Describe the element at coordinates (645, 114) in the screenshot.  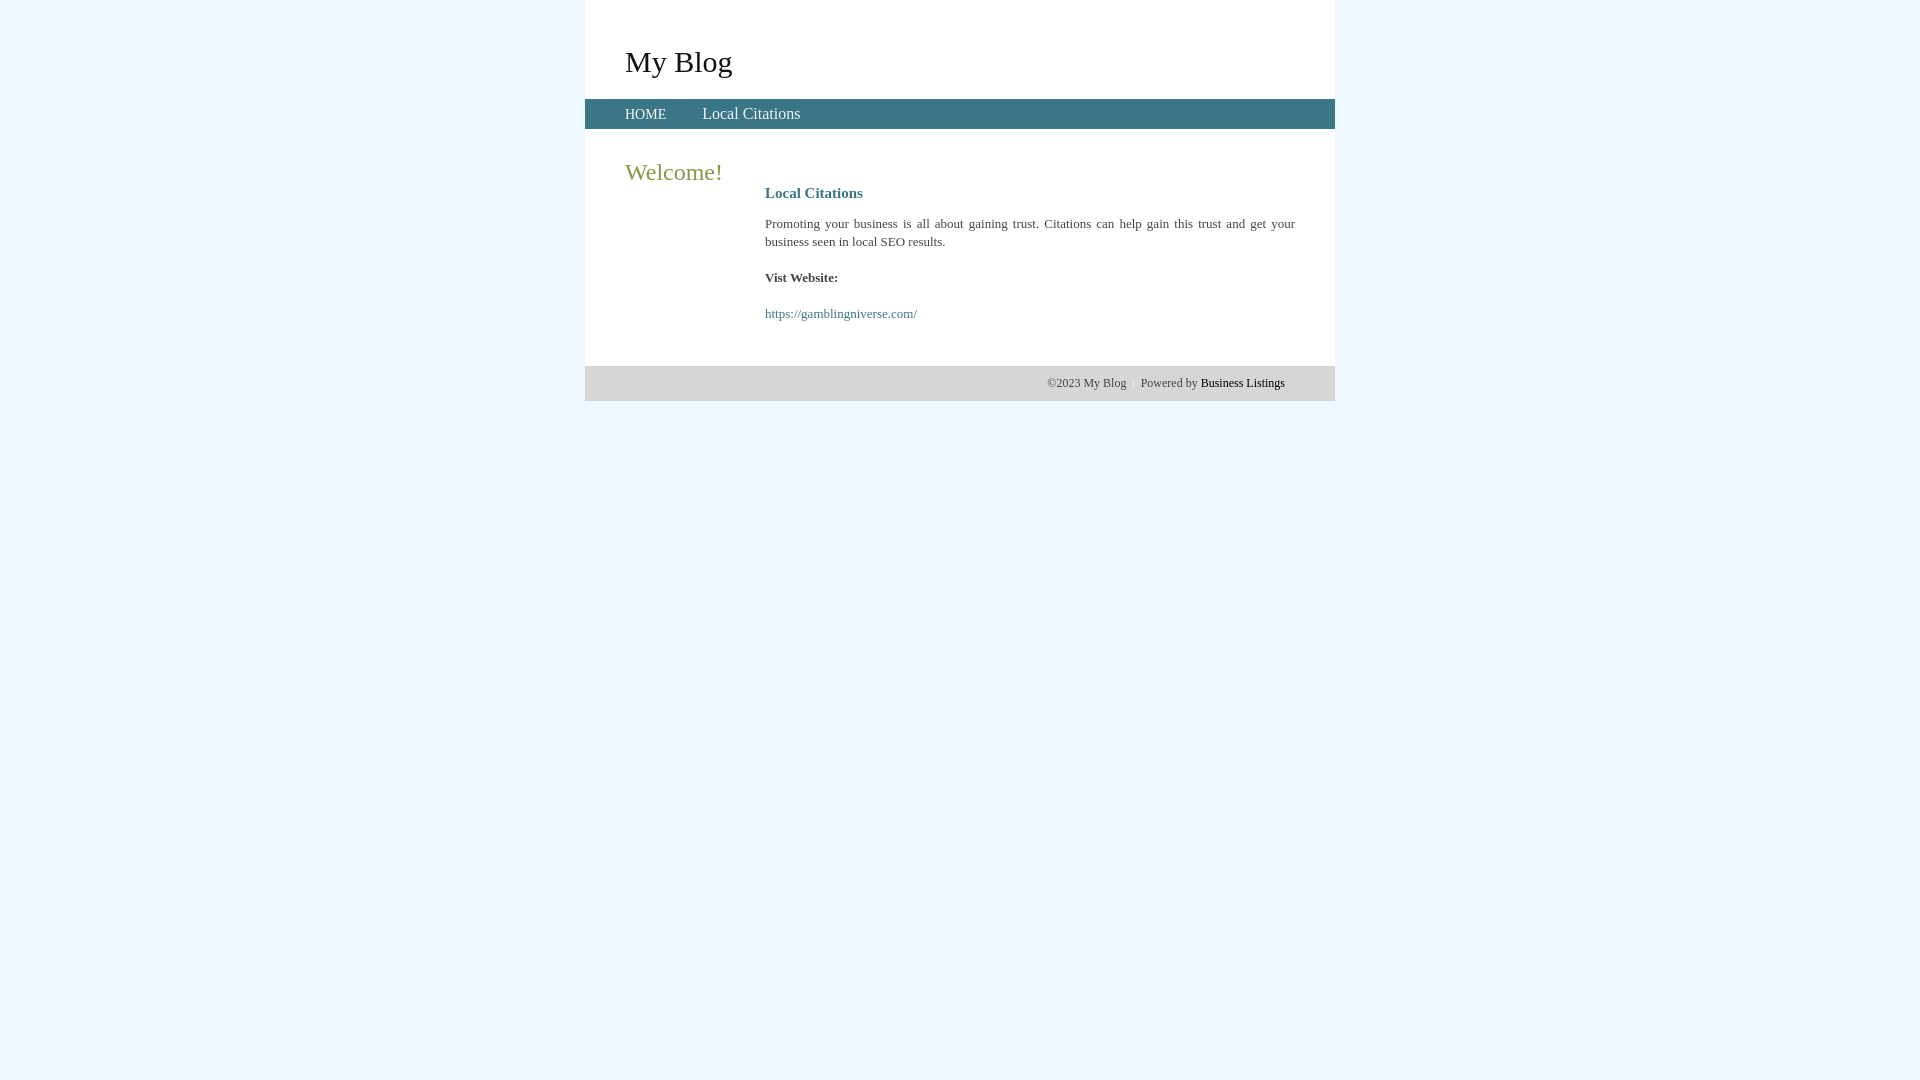
I see `'HOME'` at that location.